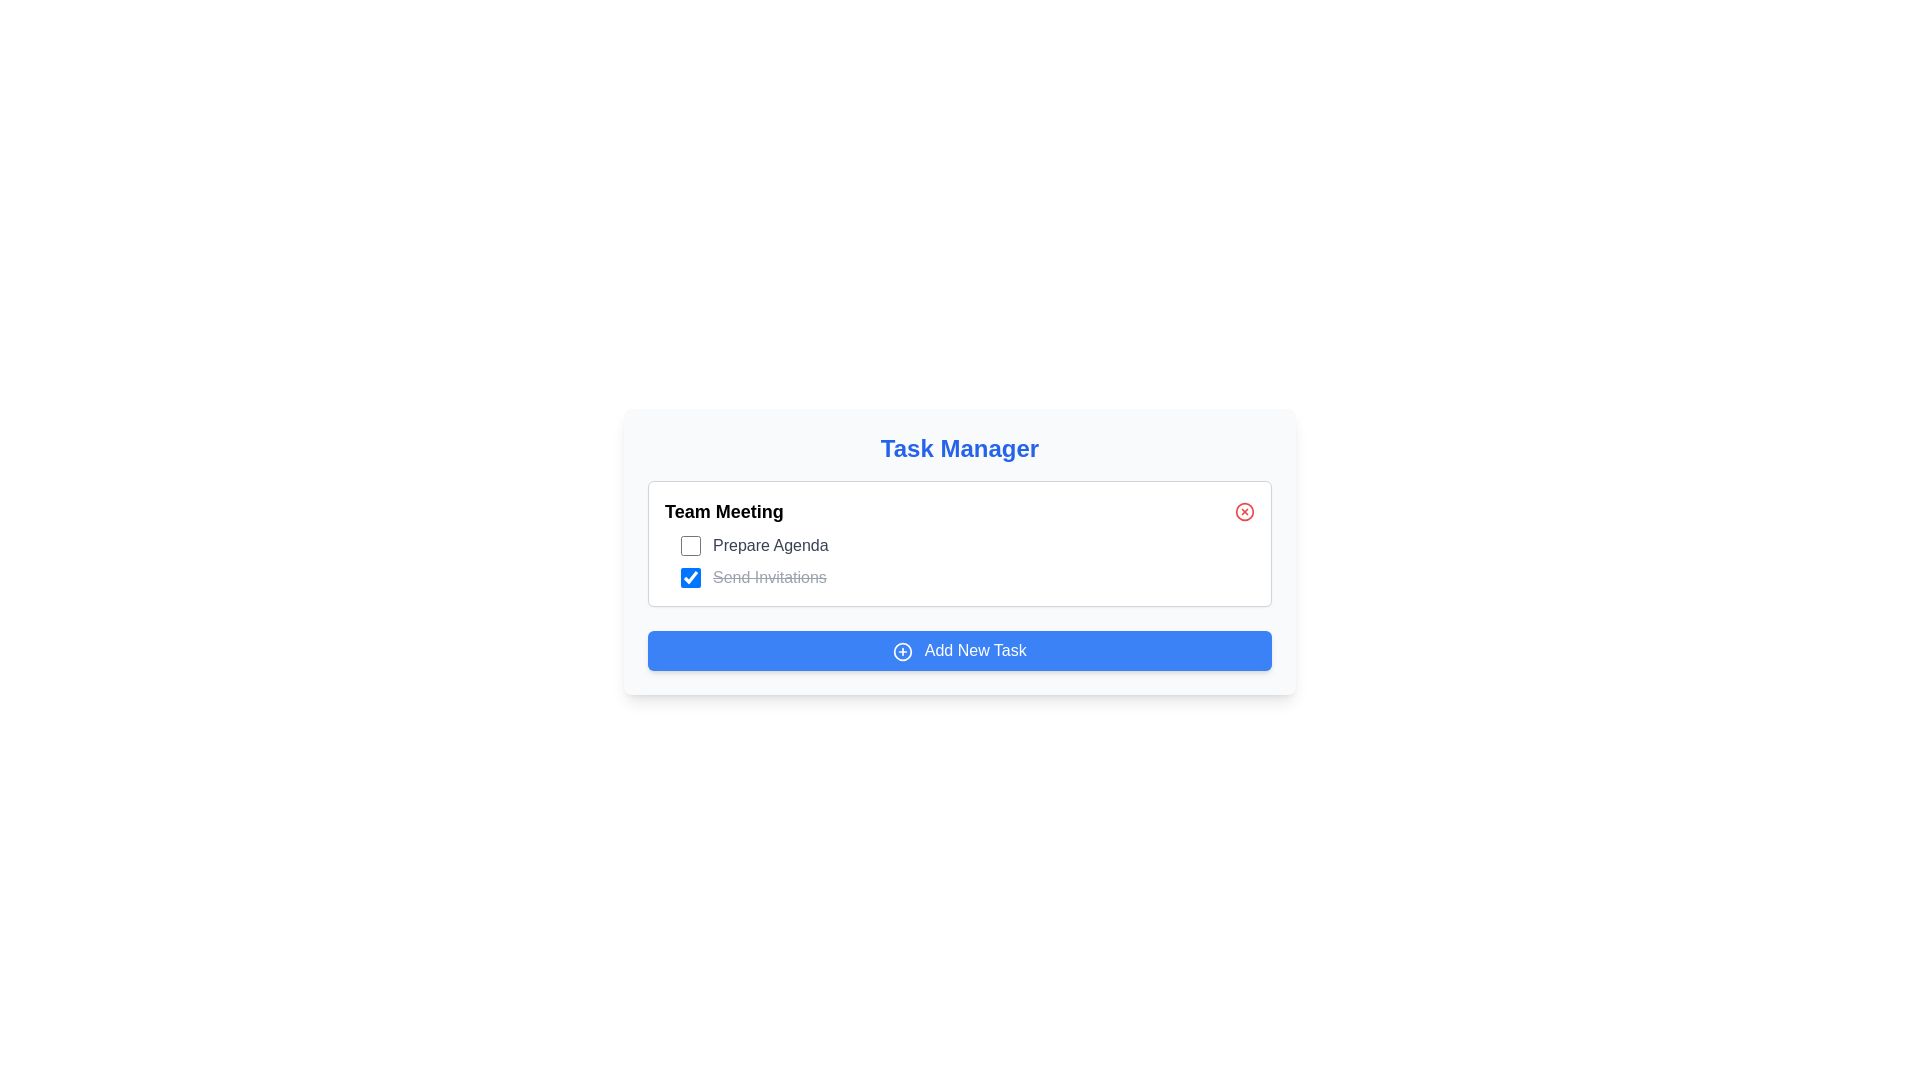 Image resolution: width=1920 pixels, height=1080 pixels. I want to click on the small red circular button with an 'X' inside, located at the far-right side of the 'Team Meeting' section header, to observe the color change, so click(1243, 511).